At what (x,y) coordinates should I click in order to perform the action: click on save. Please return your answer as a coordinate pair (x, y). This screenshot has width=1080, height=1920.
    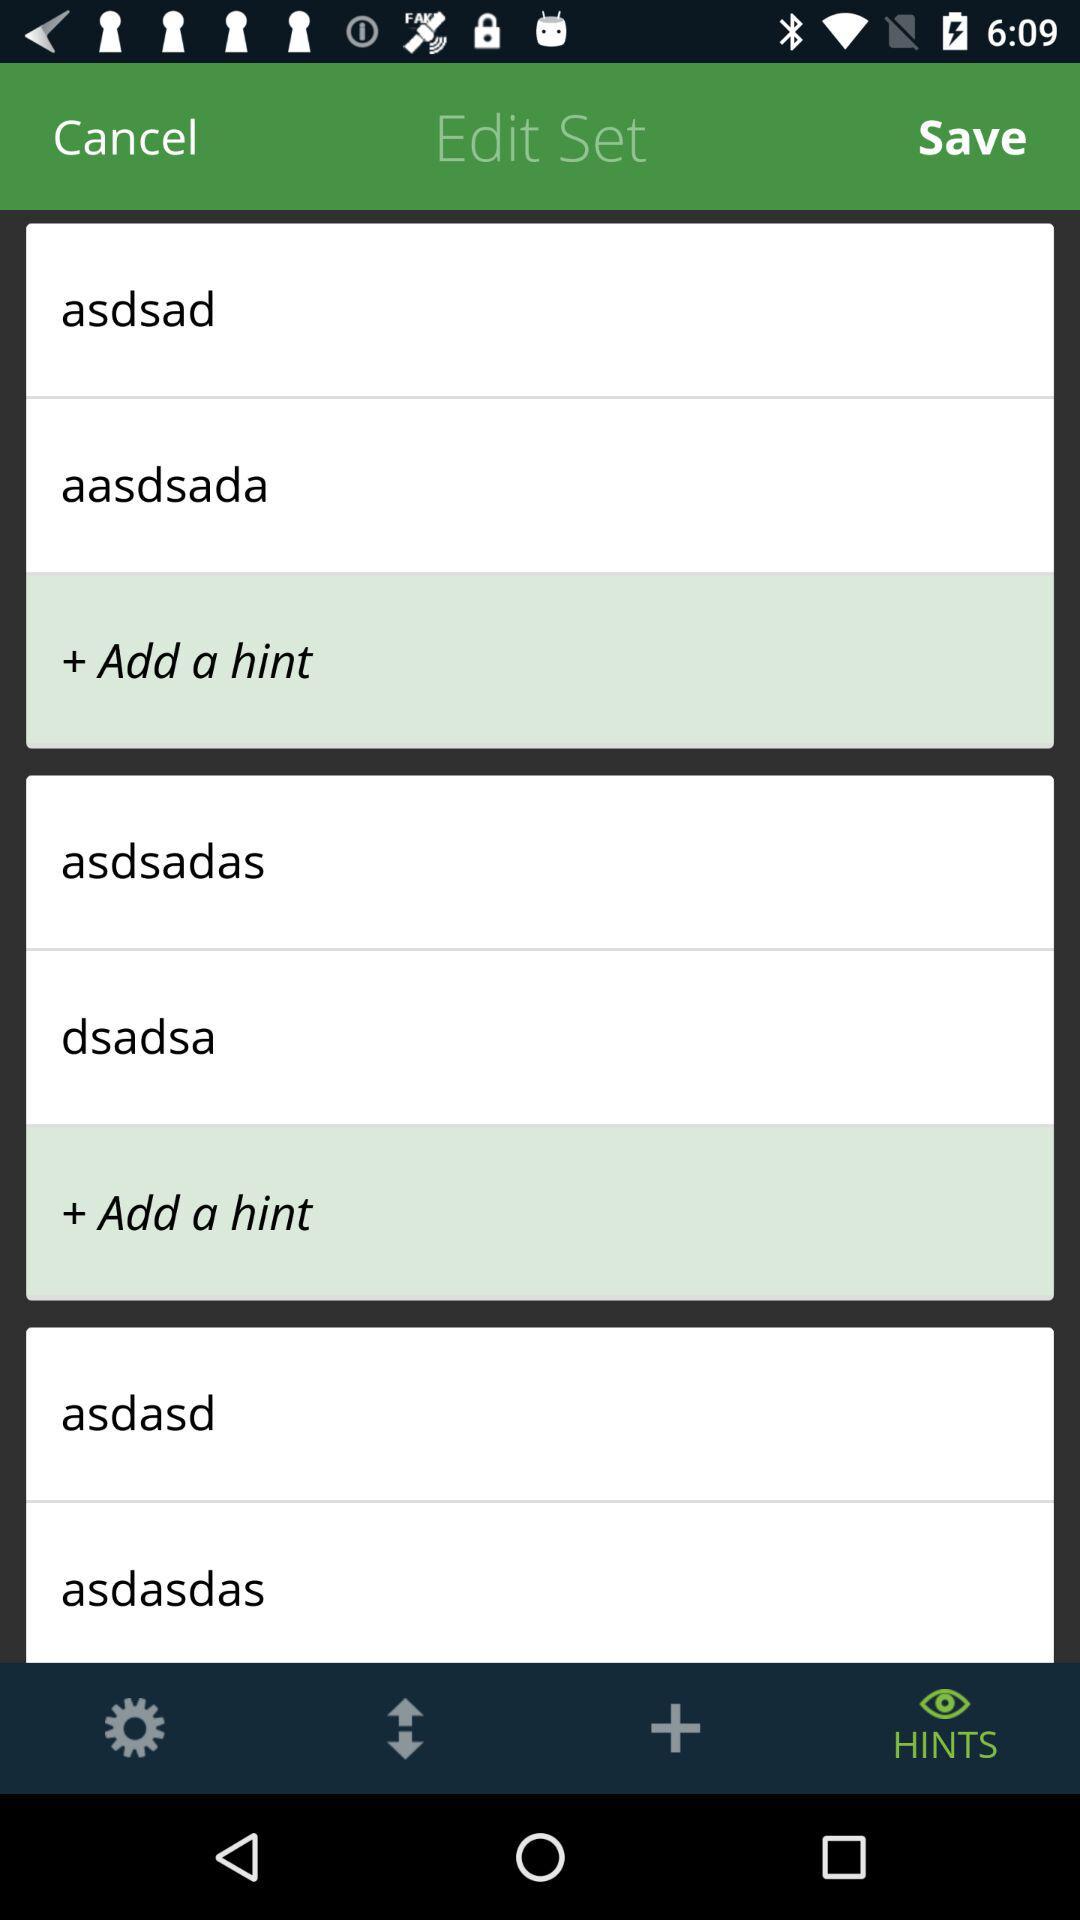
    Looking at the image, I should click on (971, 135).